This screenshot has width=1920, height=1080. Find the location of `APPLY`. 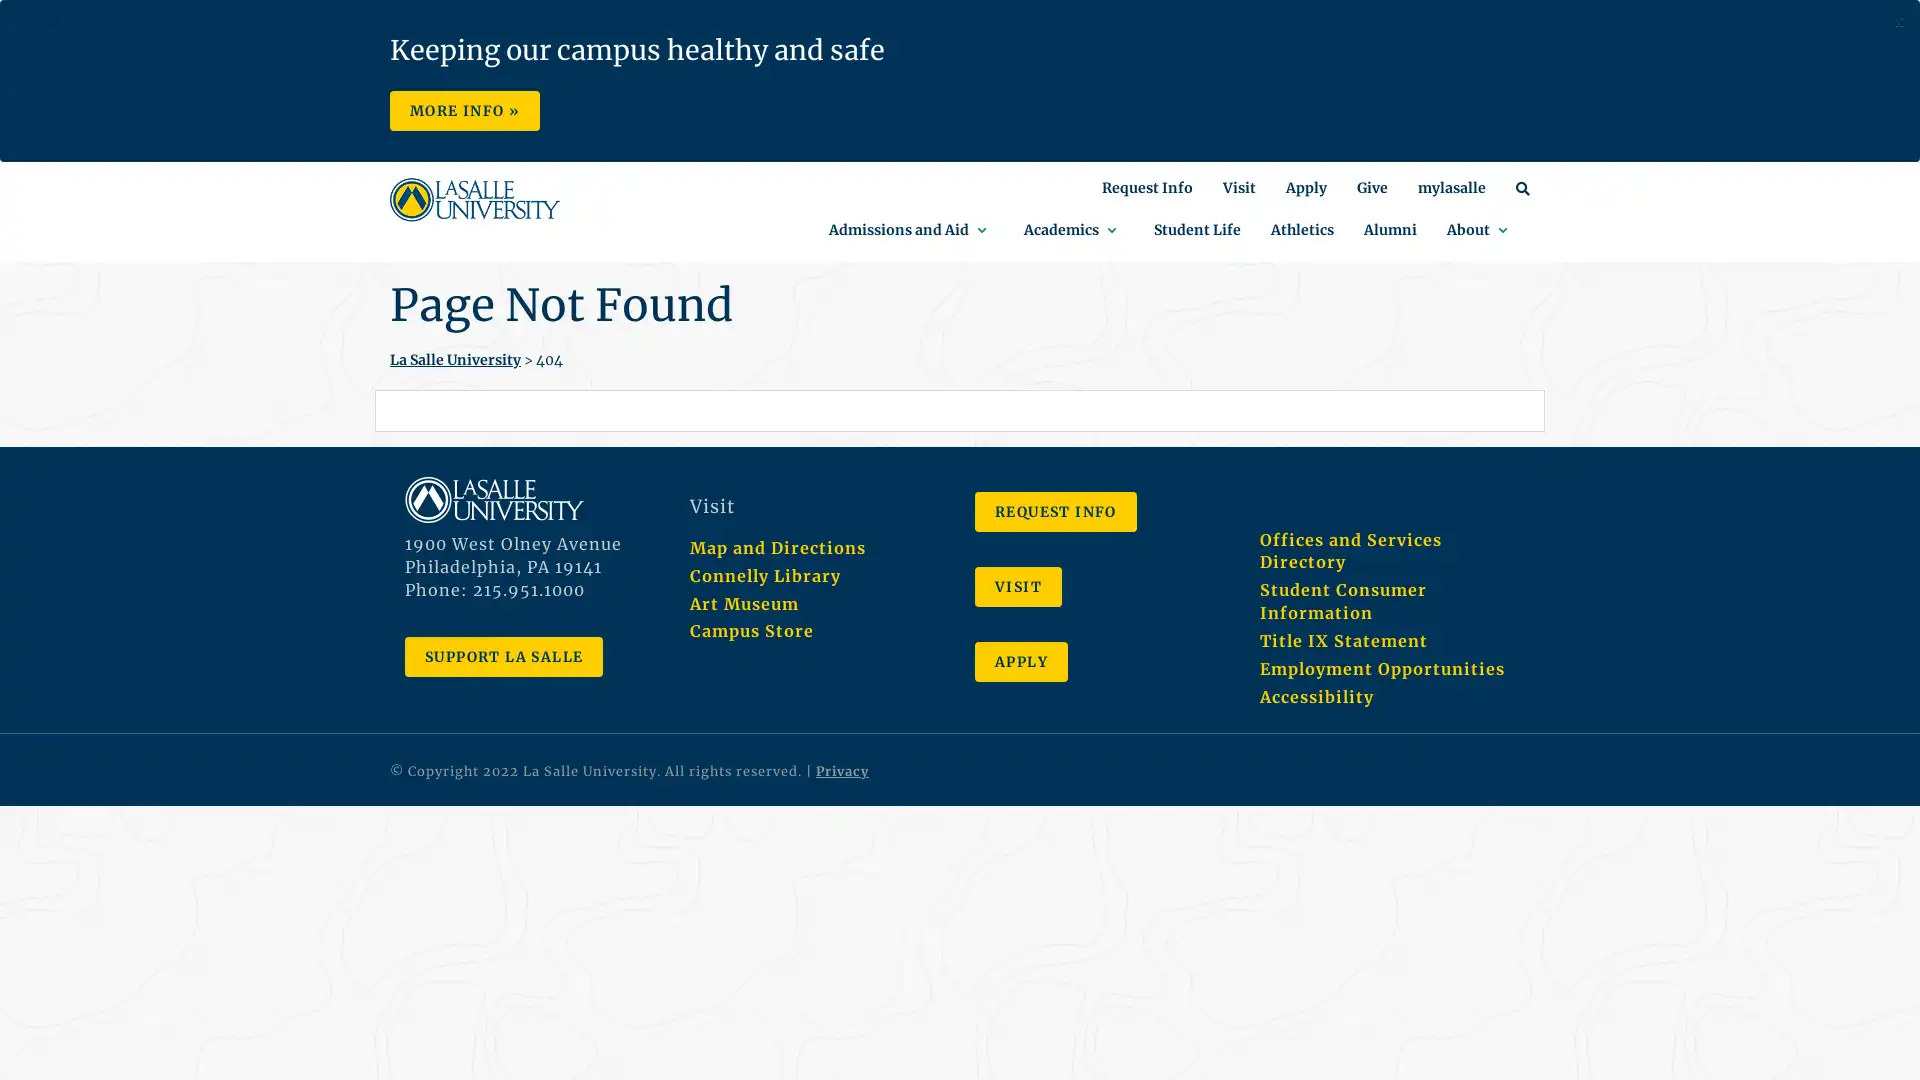

APPLY is located at coordinates (1021, 662).